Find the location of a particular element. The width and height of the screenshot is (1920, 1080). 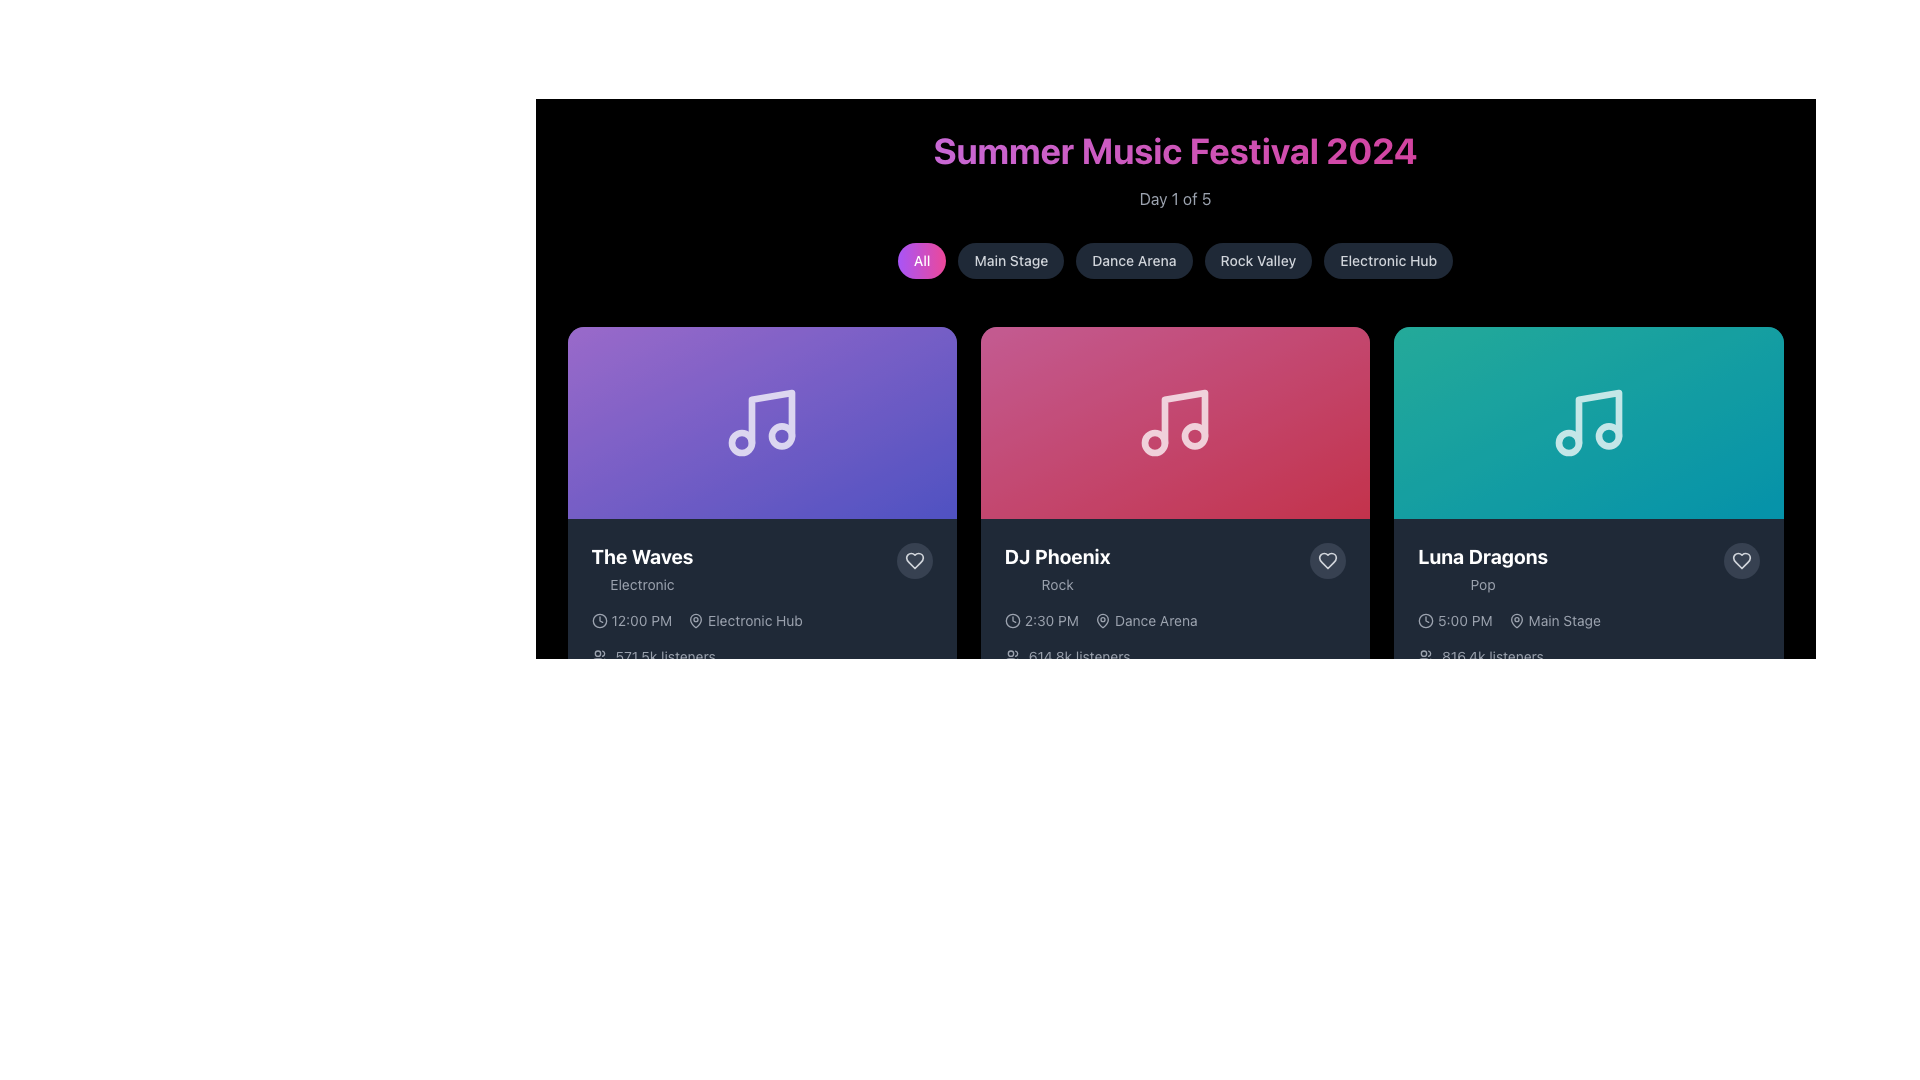

the music indicator icon located in the center of the second card, positioned below the 'Summer Music Festival 2024' header and above the 'DJ Phoenix' text is located at coordinates (1175, 422).